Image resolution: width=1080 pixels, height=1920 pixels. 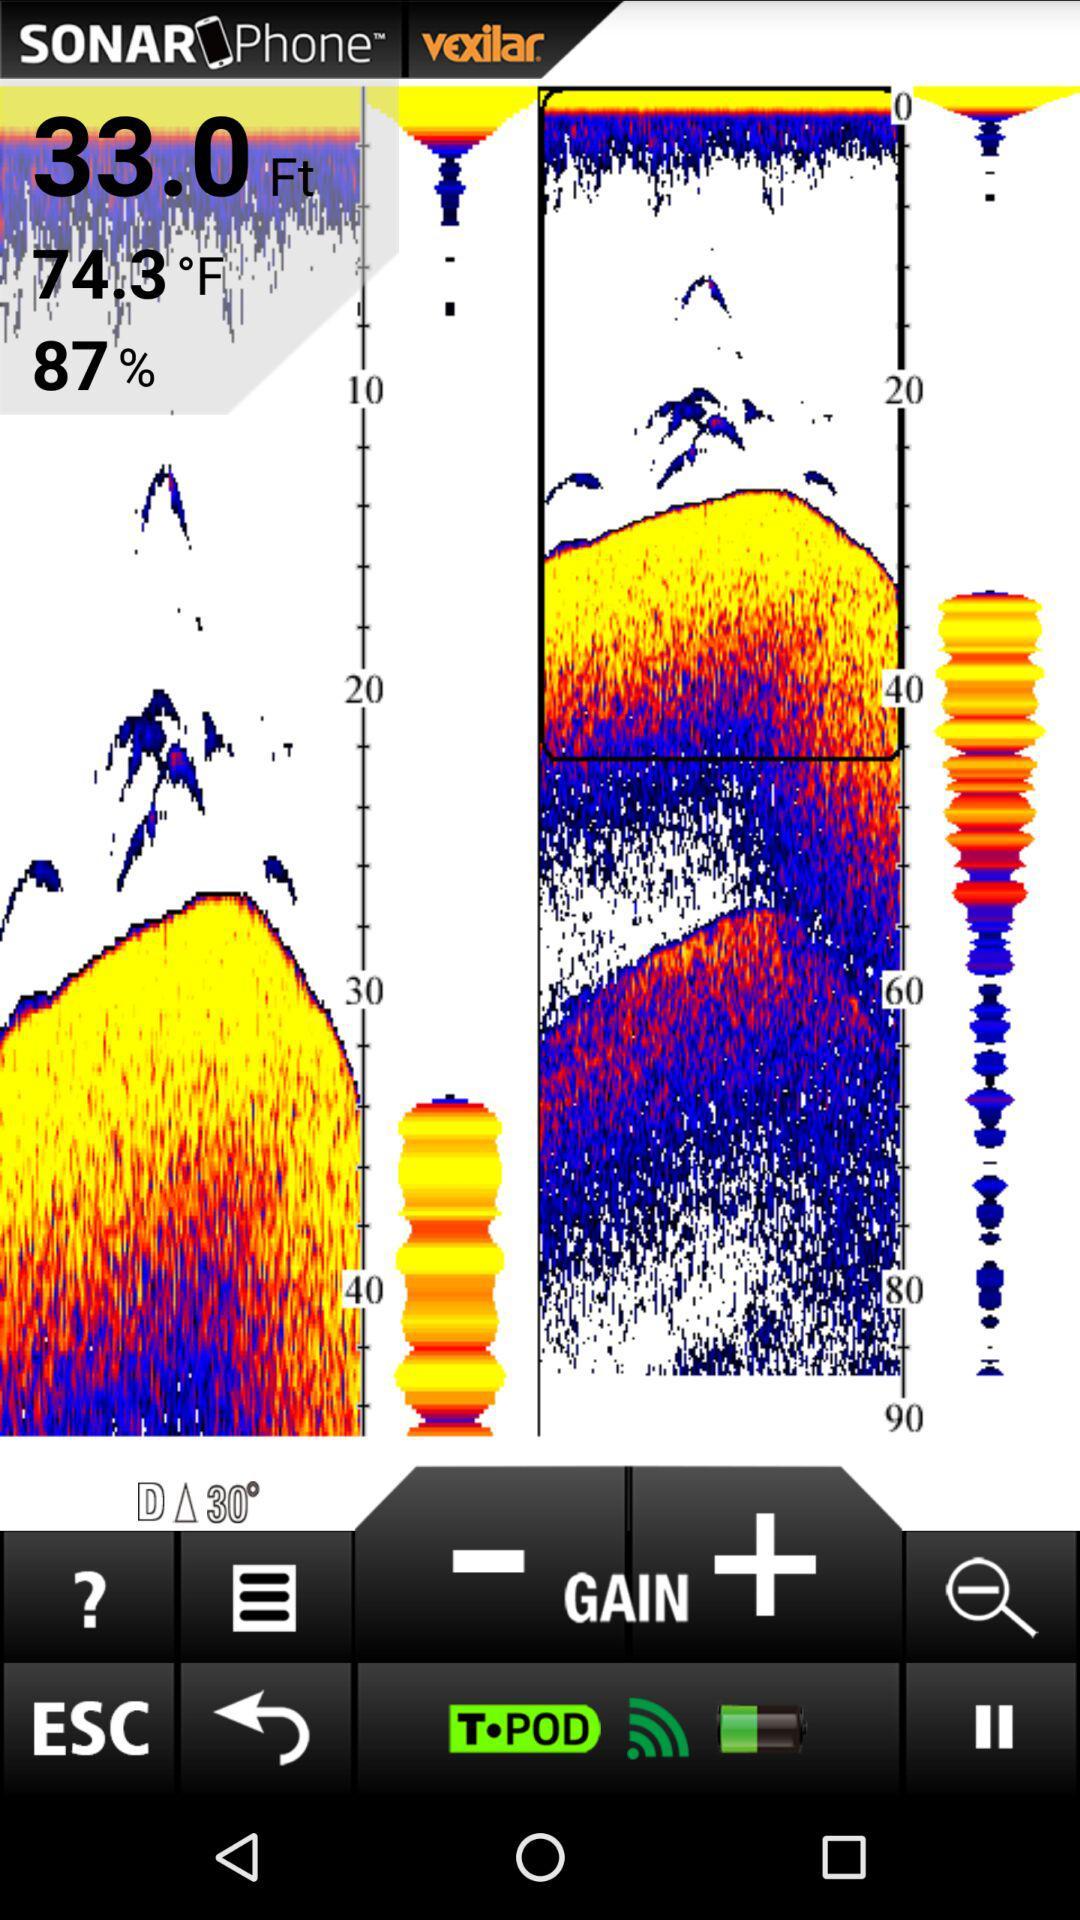 I want to click on the help icon, so click(x=87, y=1708).